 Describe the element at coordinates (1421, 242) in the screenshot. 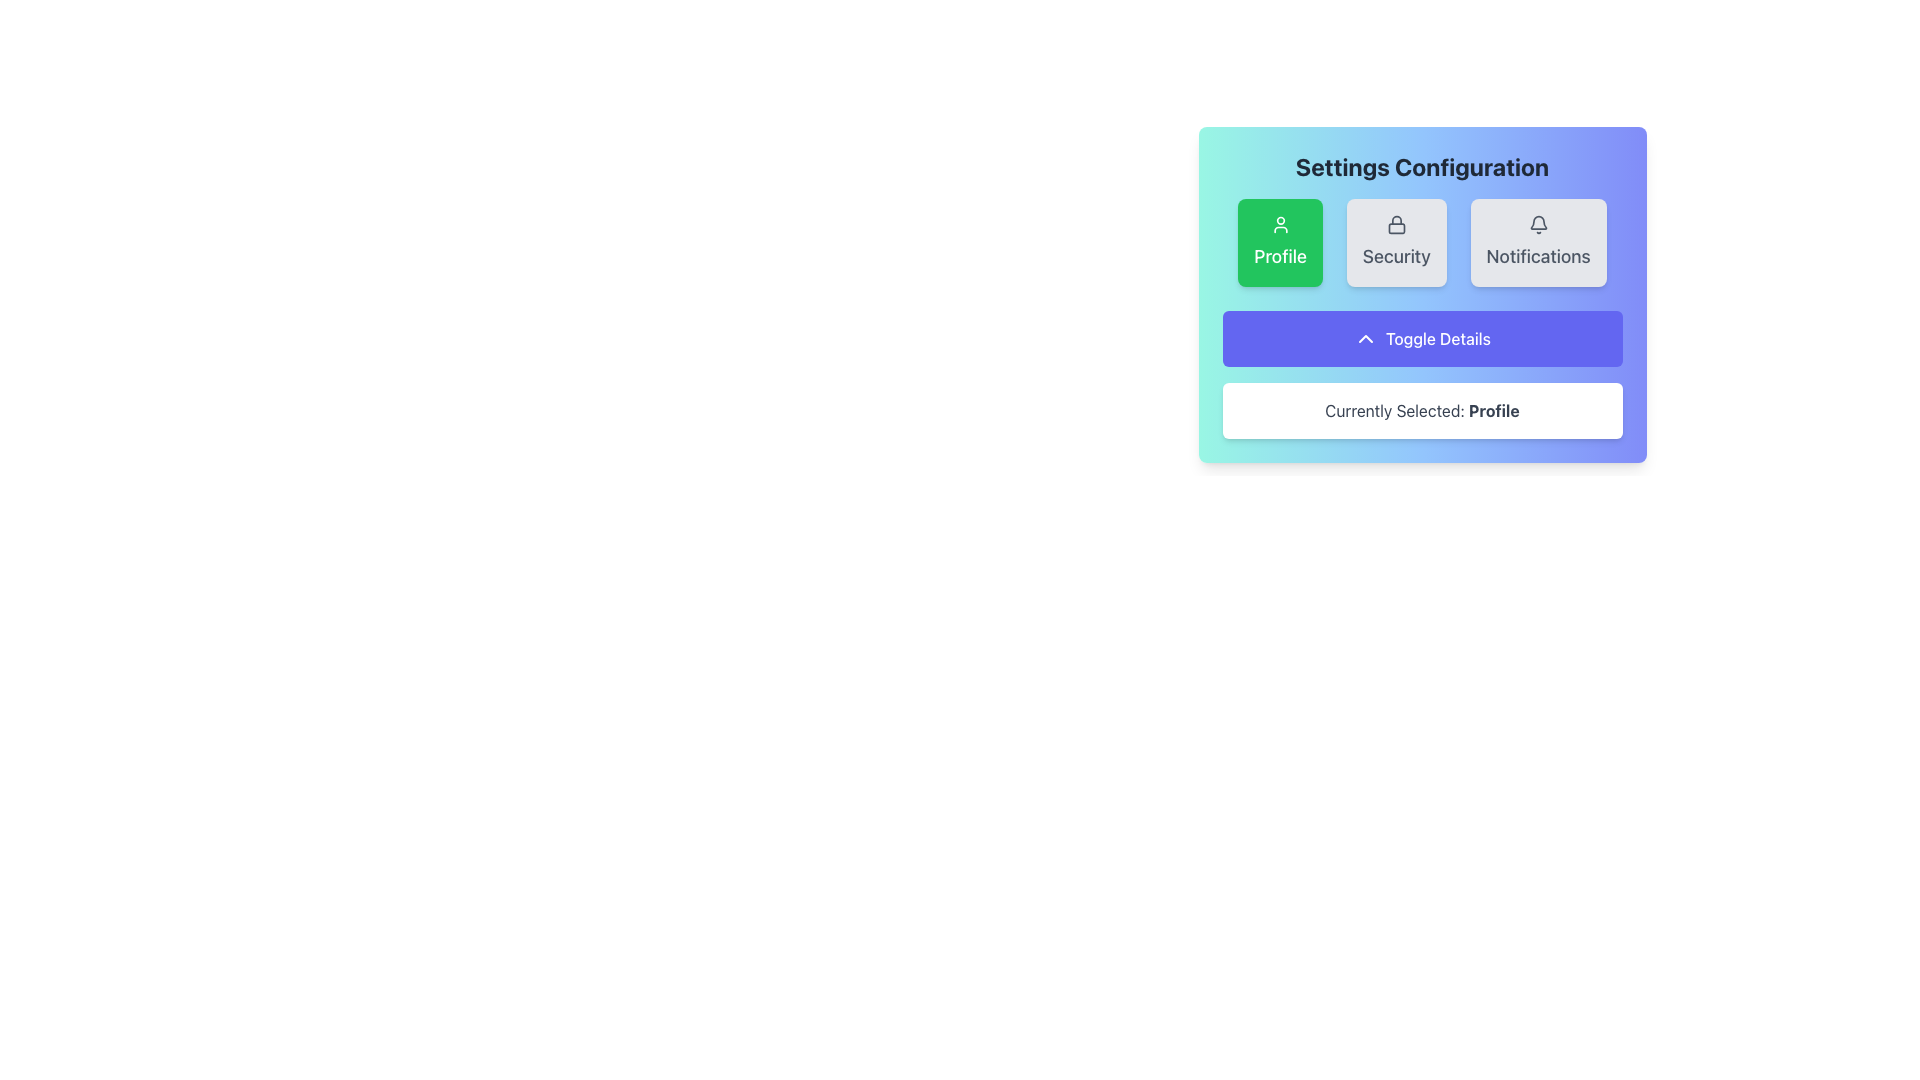

I see `the Security settings button located in the central position of the horizontal menu between 'Profile' and 'Notifications' to trigger the visual hover effect` at that location.